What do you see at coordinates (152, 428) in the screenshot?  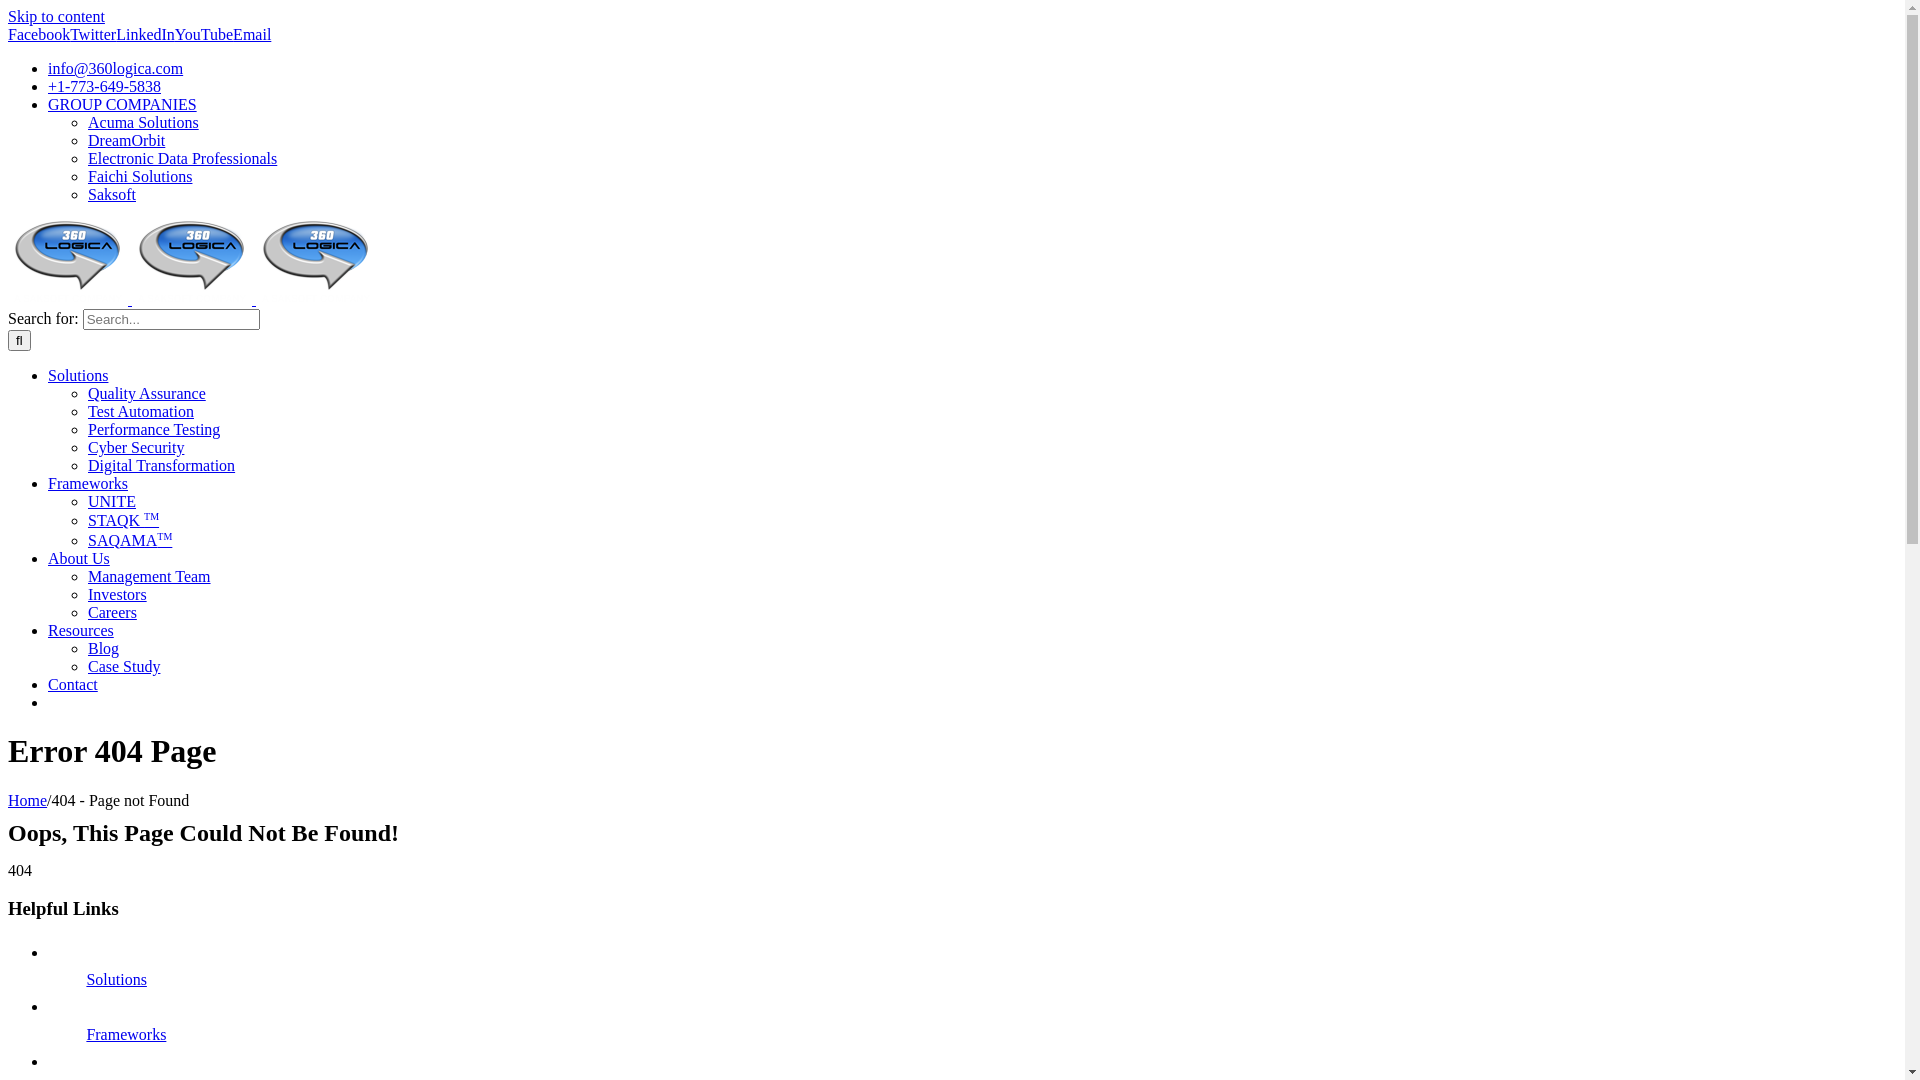 I see `'Performance Testing'` at bounding box center [152, 428].